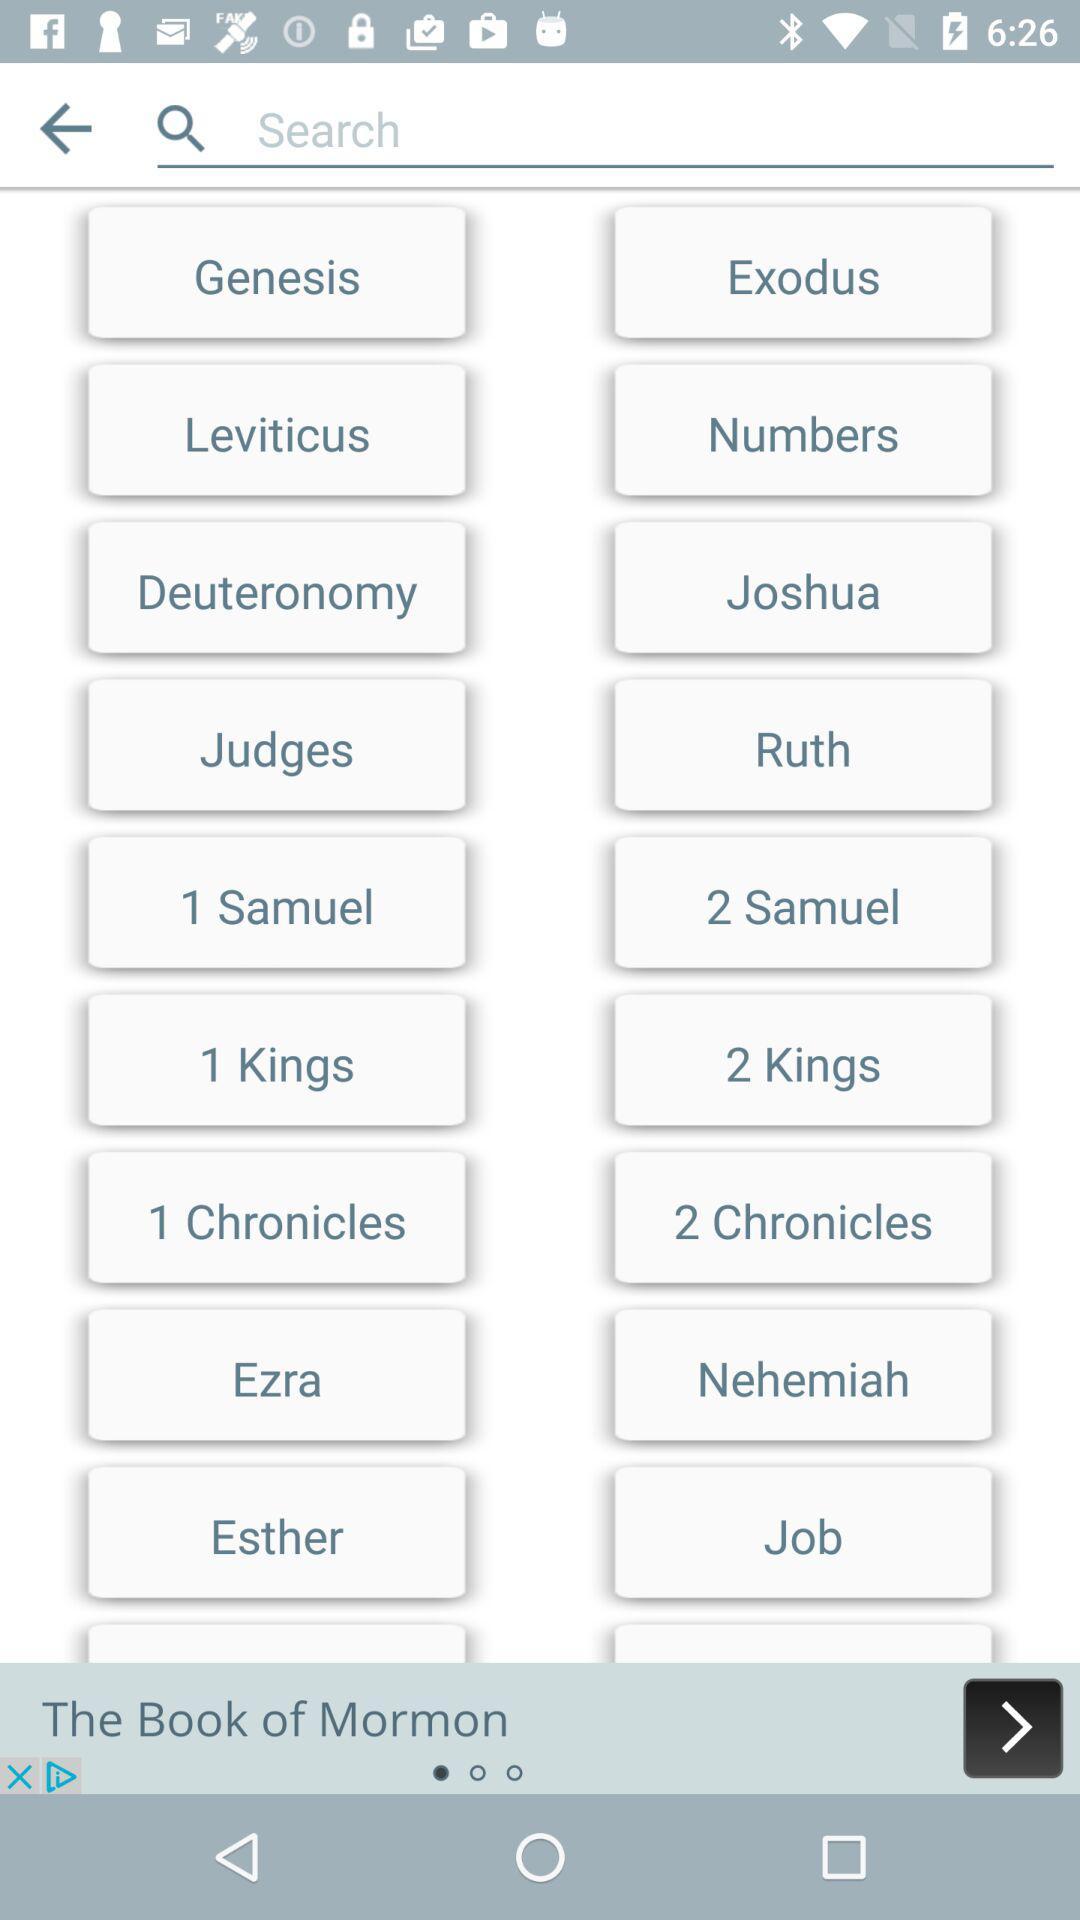  Describe the element at coordinates (655, 127) in the screenshot. I see `search bar` at that location.